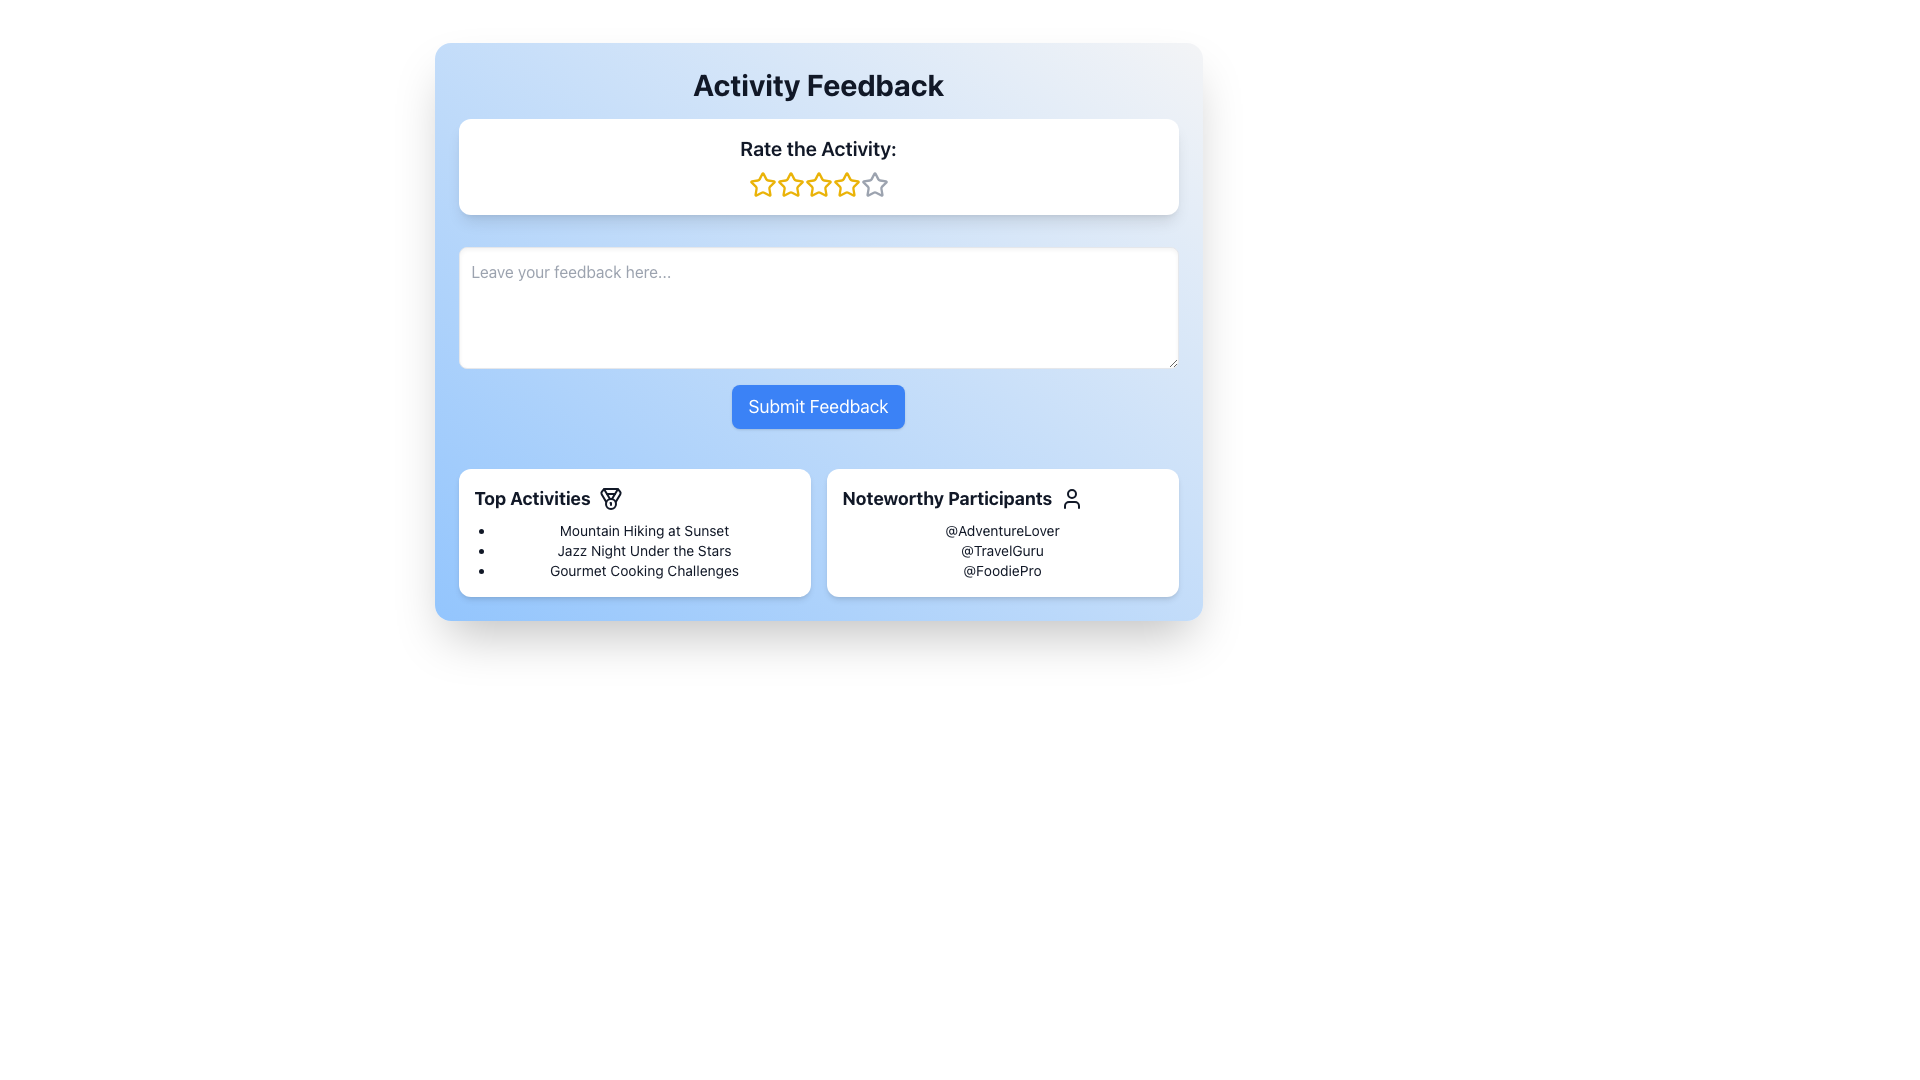  I want to click on the stars in the Rating interface labeled 'Rate the Activity:', so click(818, 165).